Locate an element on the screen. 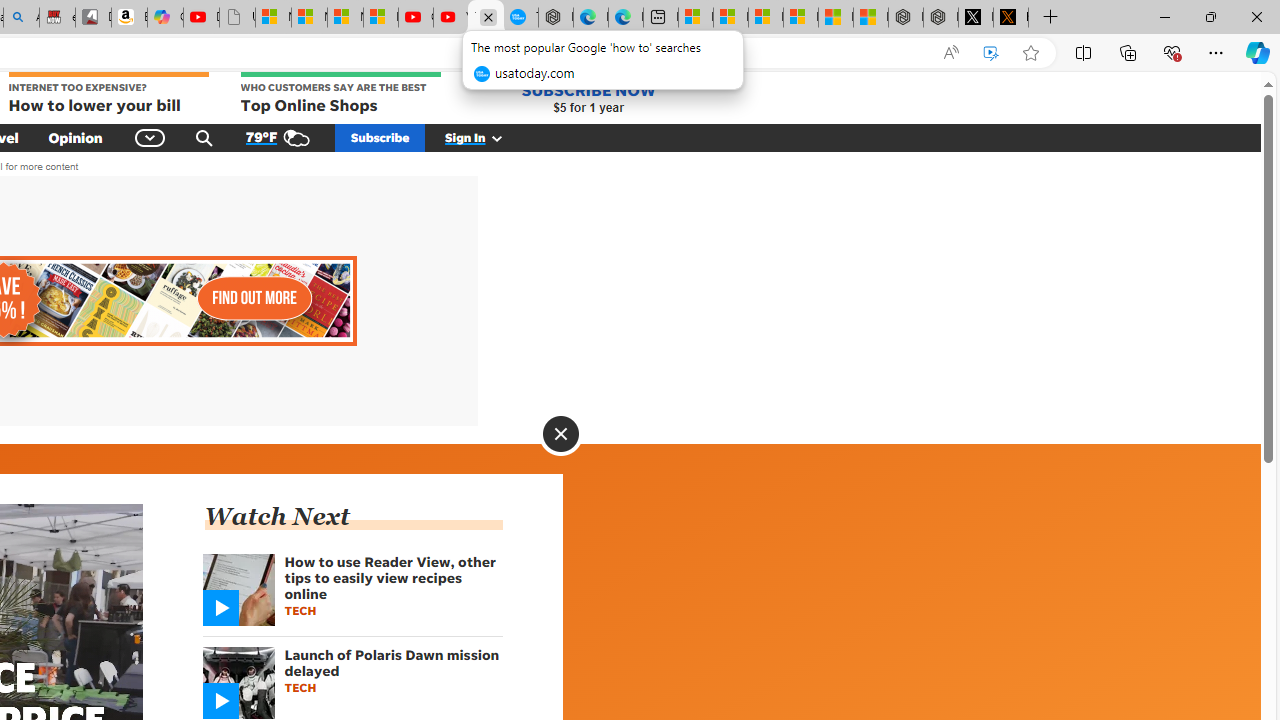  'Day 1: Arriving in Yemen (surreal to be here) - YouTube' is located at coordinates (201, 17).